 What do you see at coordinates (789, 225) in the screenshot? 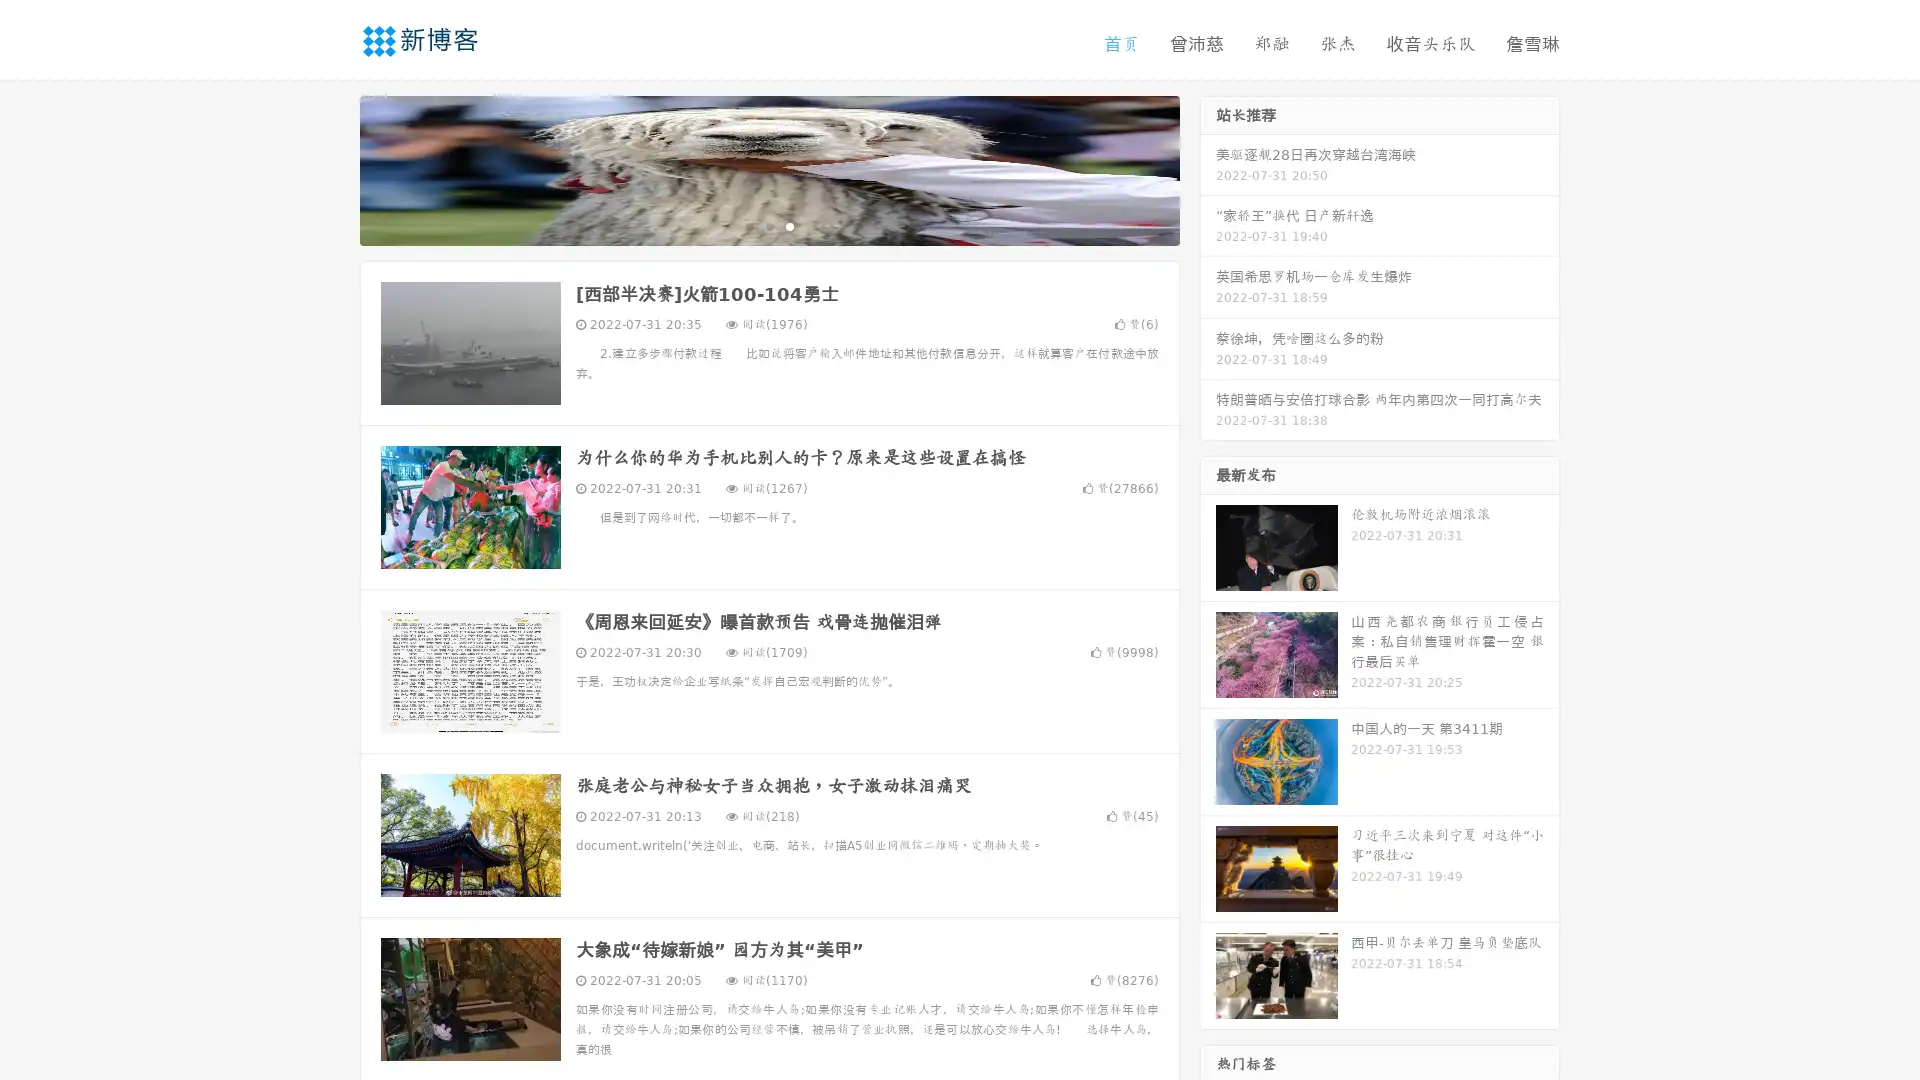
I see `Go to slide 3` at bounding box center [789, 225].